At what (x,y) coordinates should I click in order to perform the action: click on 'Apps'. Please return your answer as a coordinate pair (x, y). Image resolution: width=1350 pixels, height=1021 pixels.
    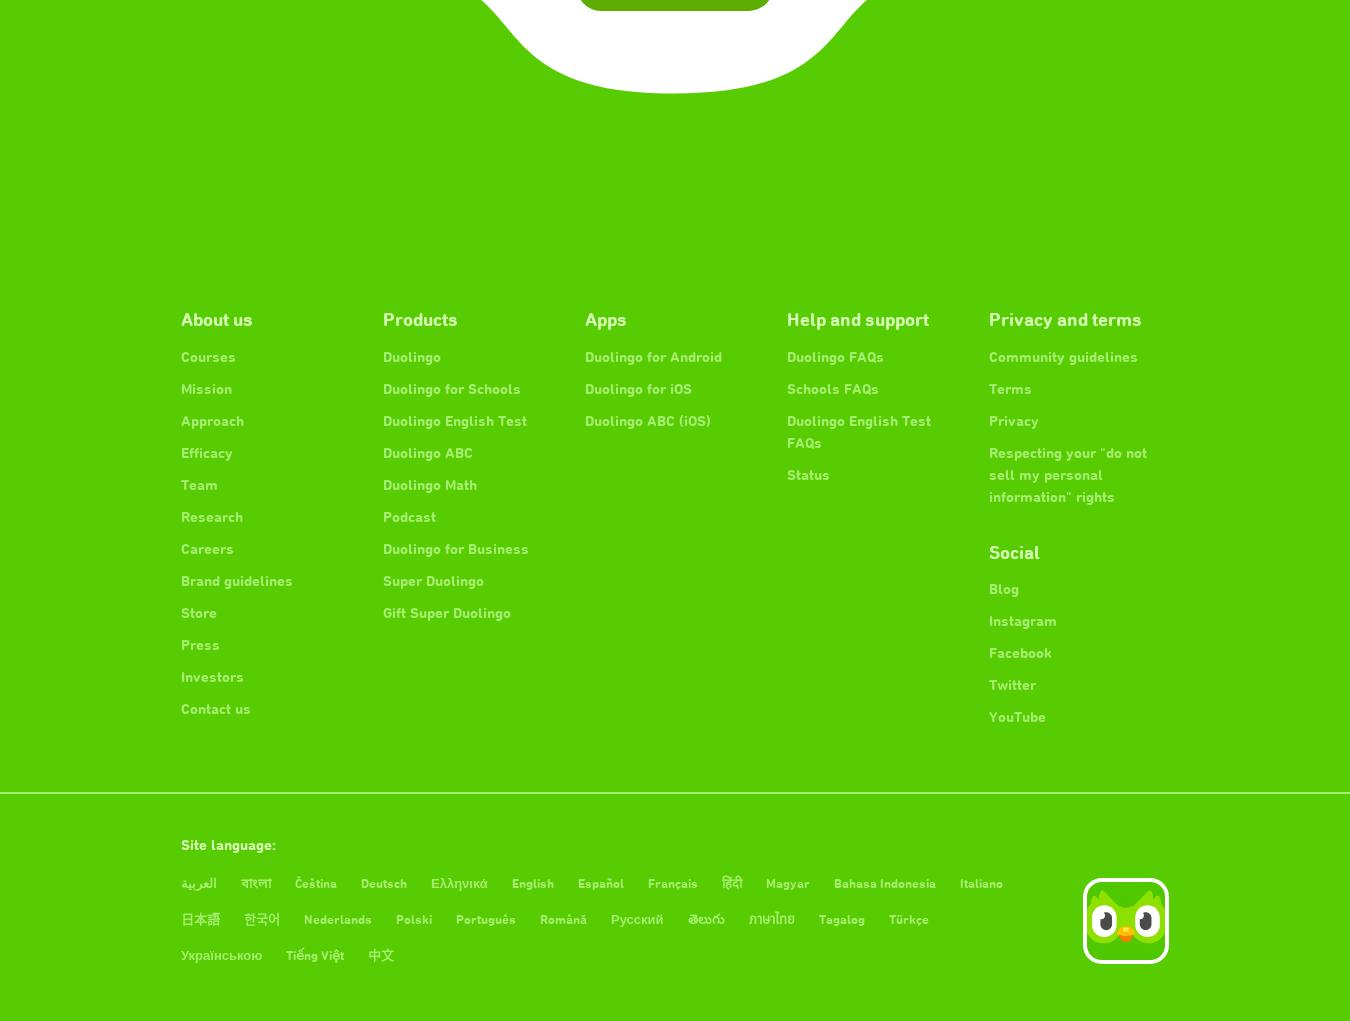
    Looking at the image, I should click on (606, 318).